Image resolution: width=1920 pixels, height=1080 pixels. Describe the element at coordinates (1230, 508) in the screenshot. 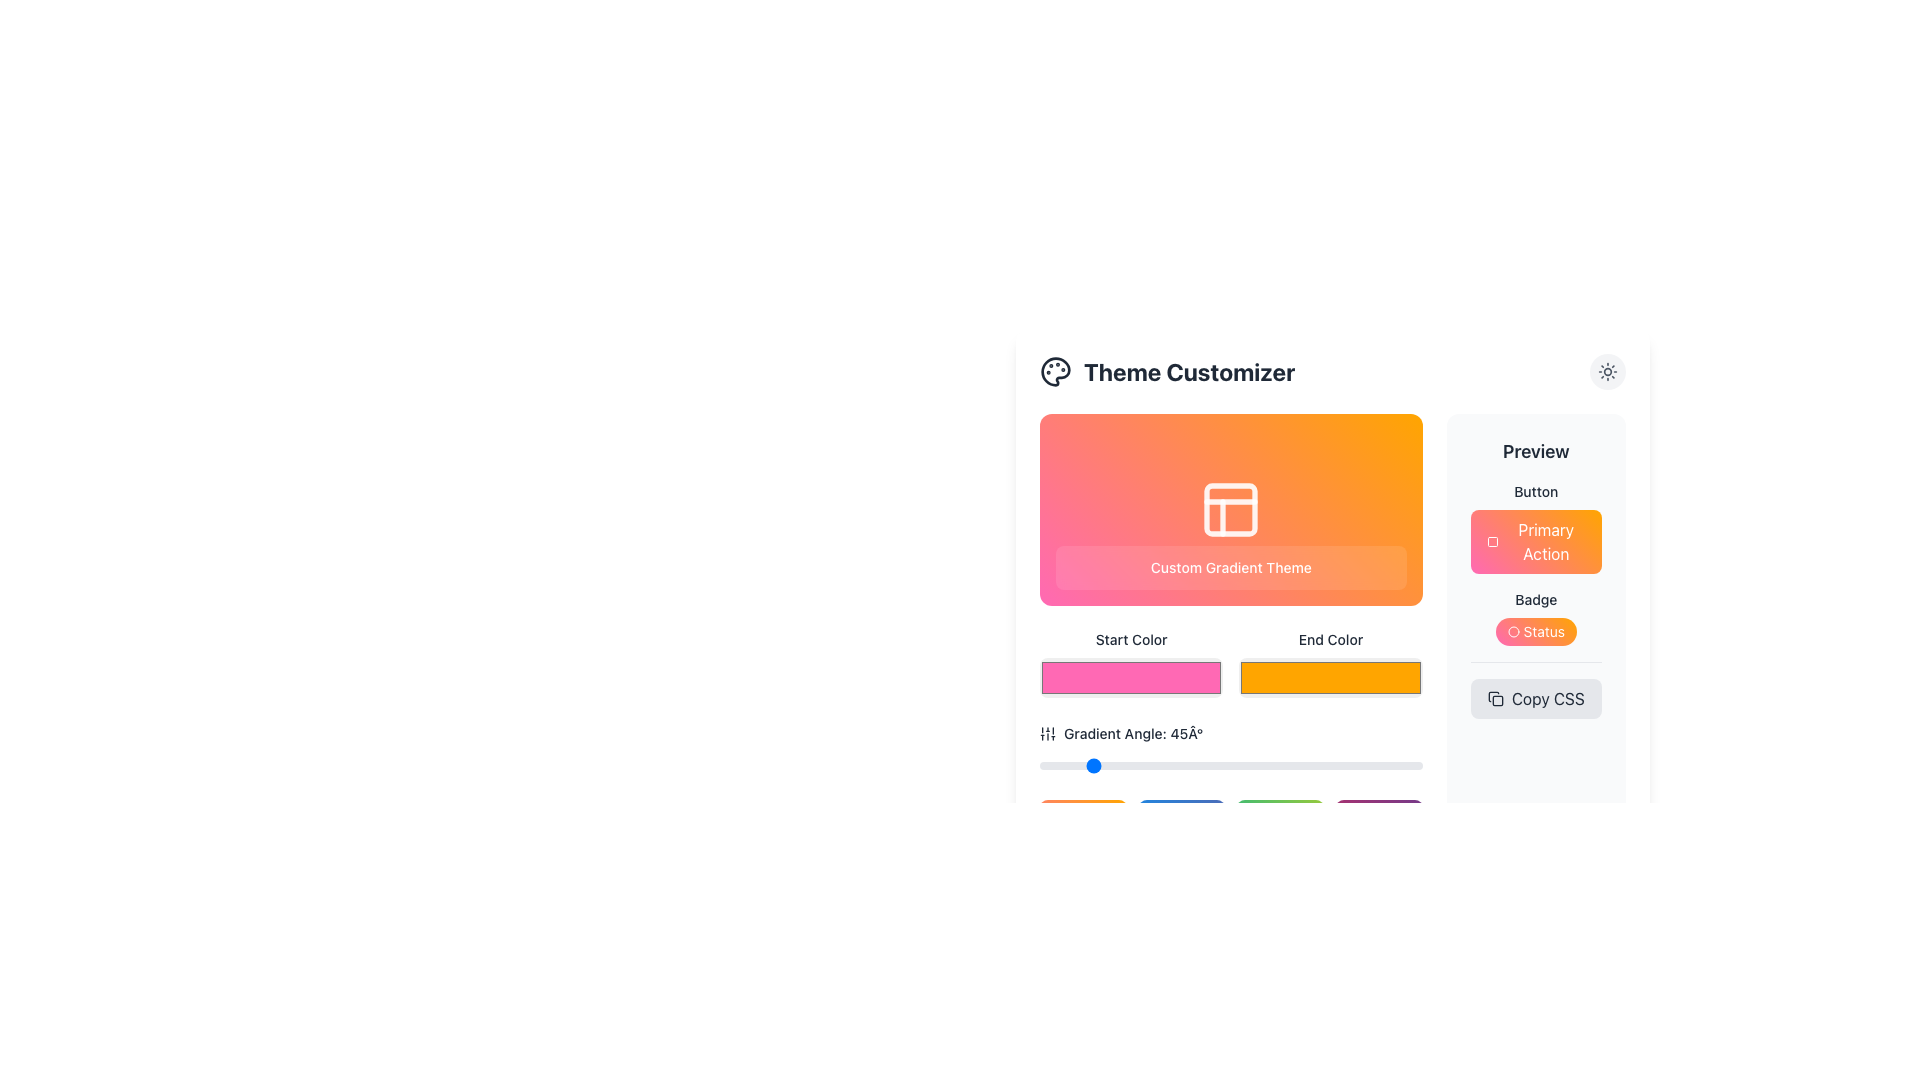

I see `the non-clickable informational card with a vibrant gradient background and 'Custom Gradient Theme' label in the 'Theme Customizer' section` at that location.